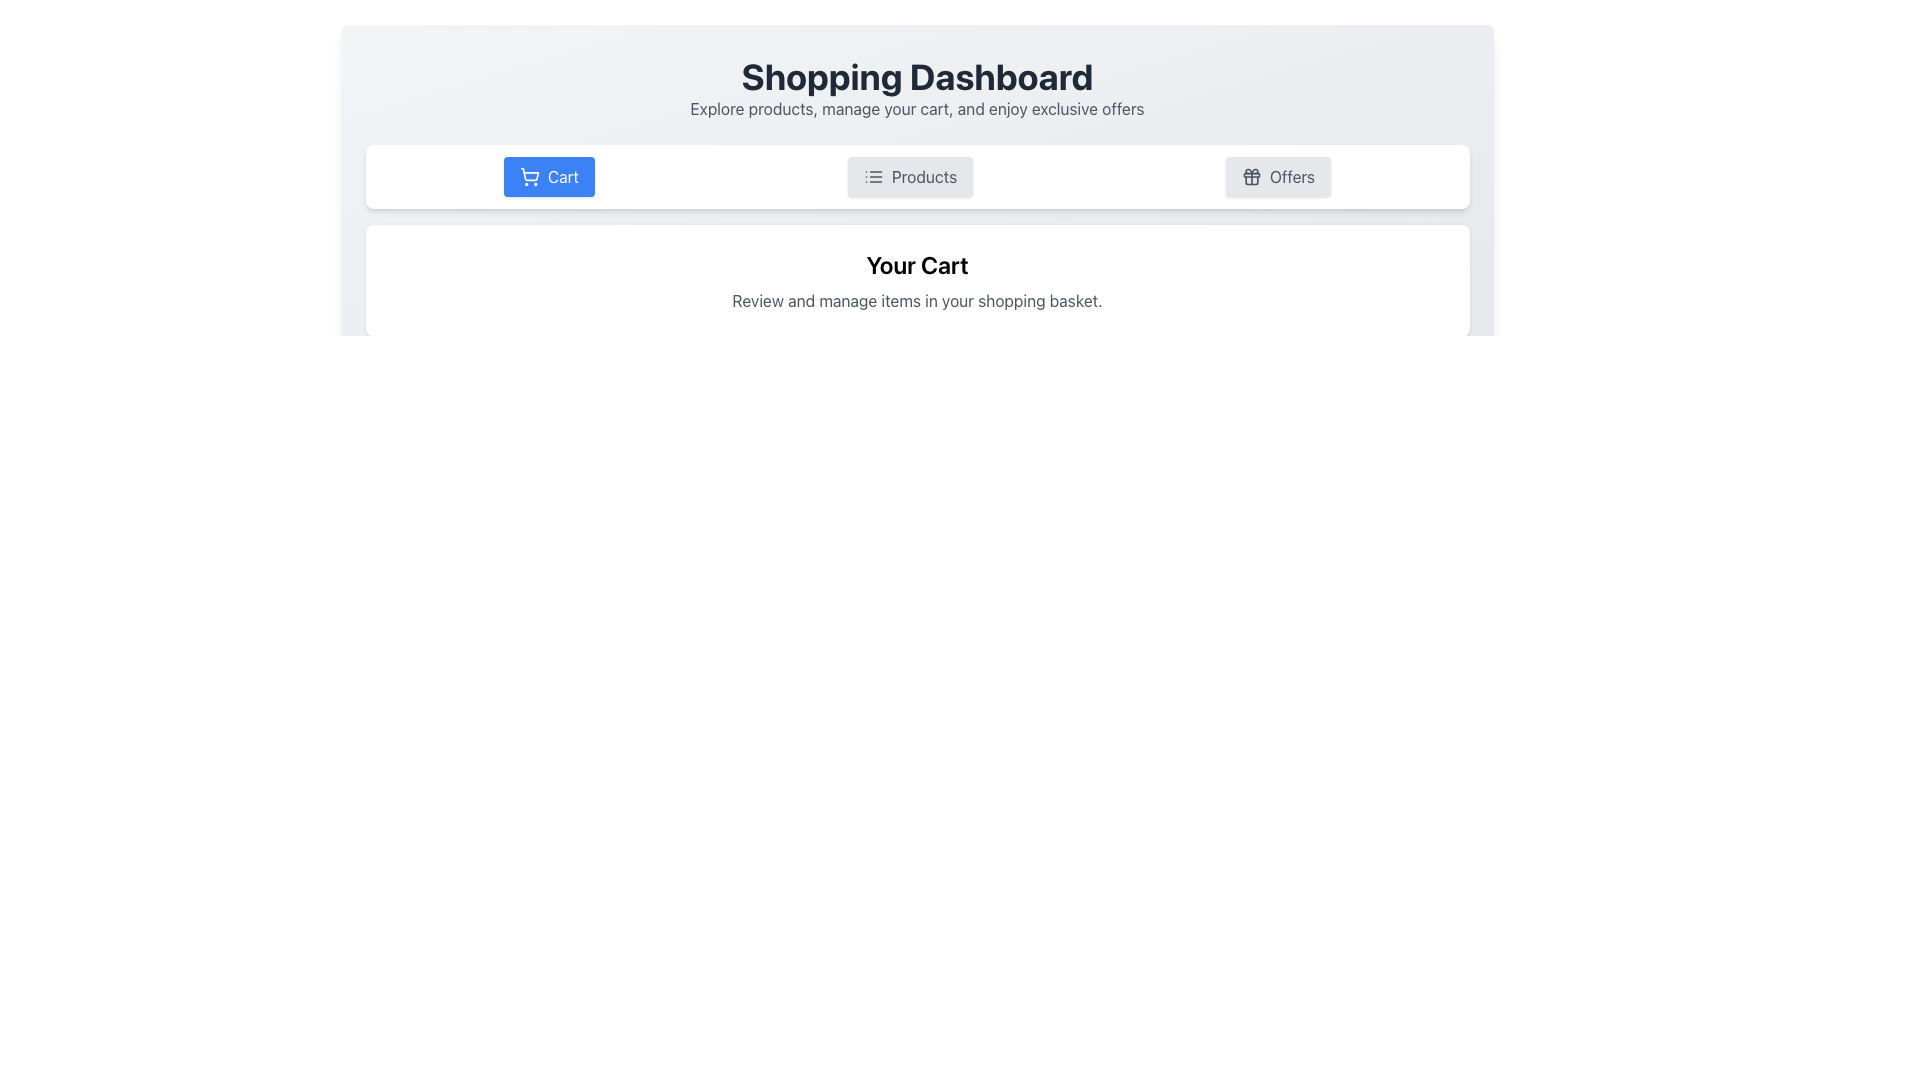 Image resolution: width=1920 pixels, height=1080 pixels. Describe the element at coordinates (923, 176) in the screenshot. I see `the 'Products' text label within the button component` at that location.